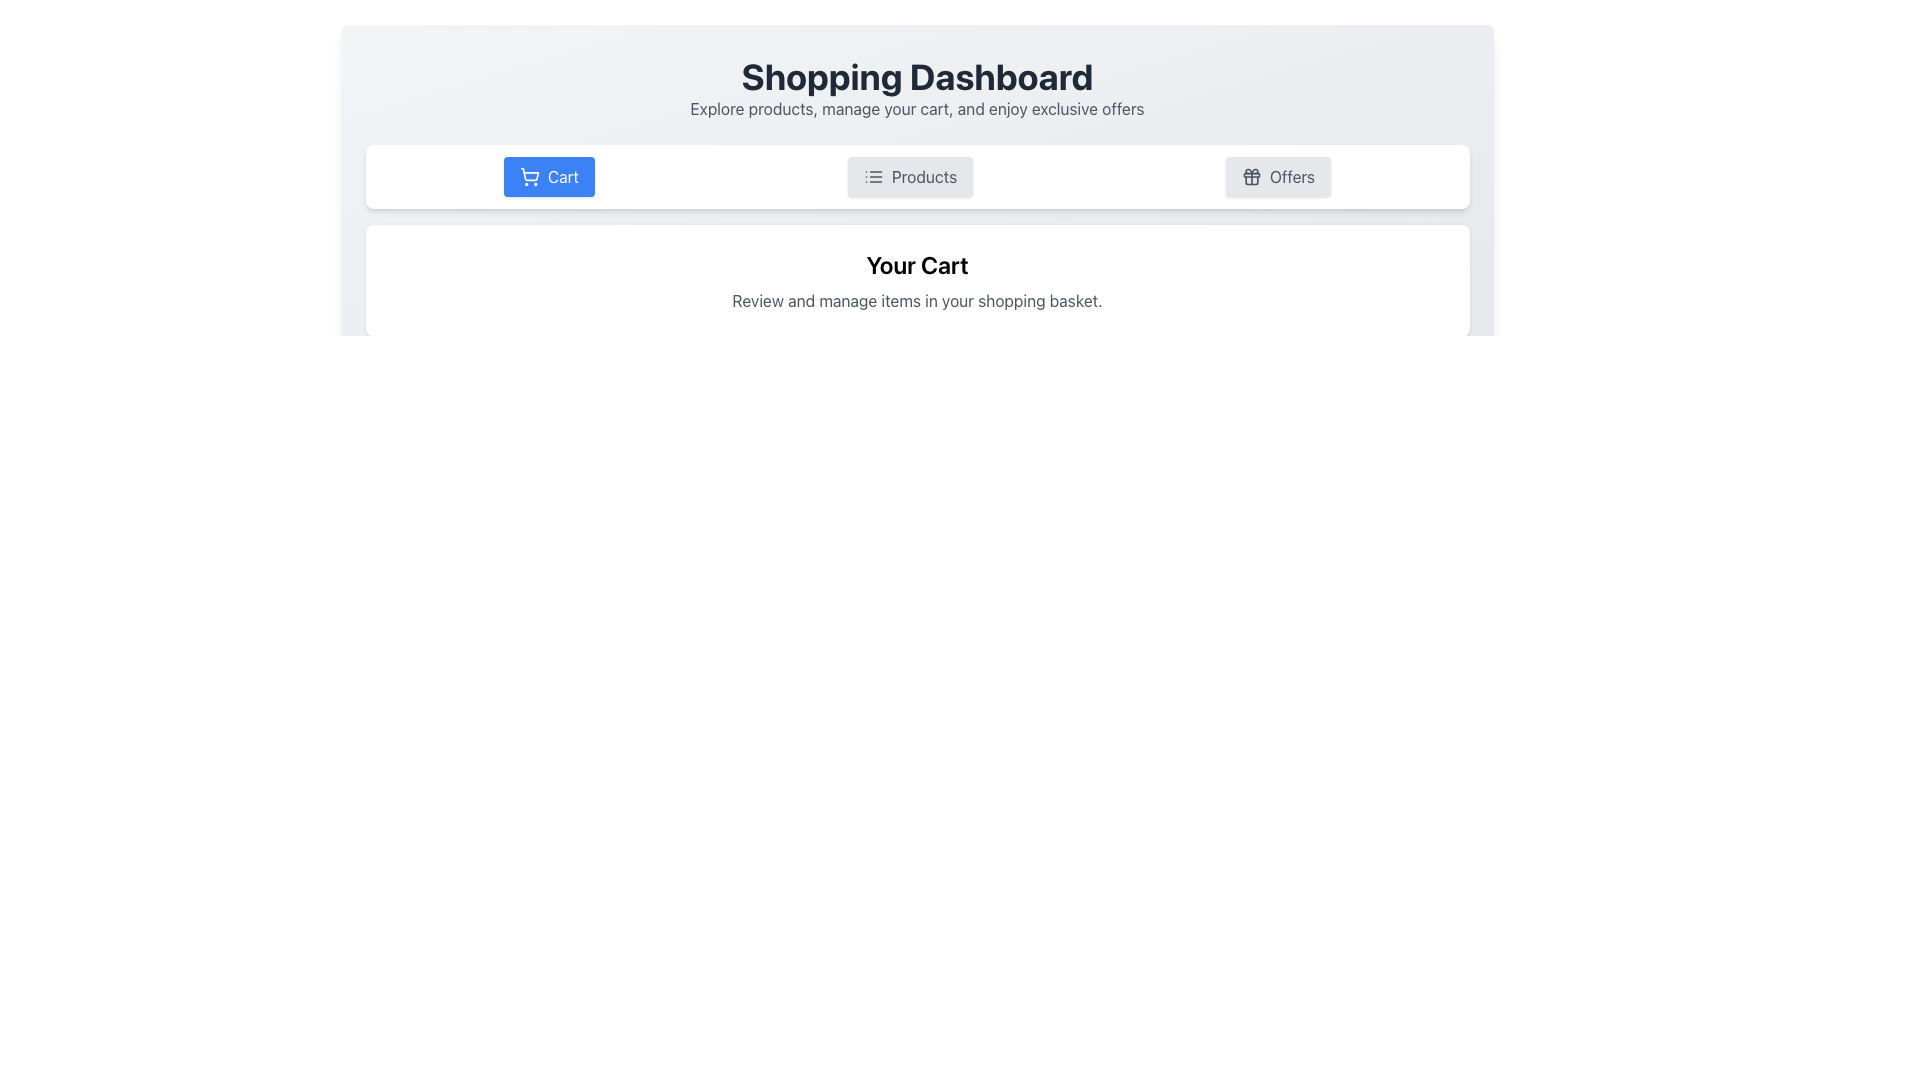 Image resolution: width=1920 pixels, height=1080 pixels. Describe the element at coordinates (923, 176) in the screenshot. I see `the 'Products' text label within the button component` at that location.